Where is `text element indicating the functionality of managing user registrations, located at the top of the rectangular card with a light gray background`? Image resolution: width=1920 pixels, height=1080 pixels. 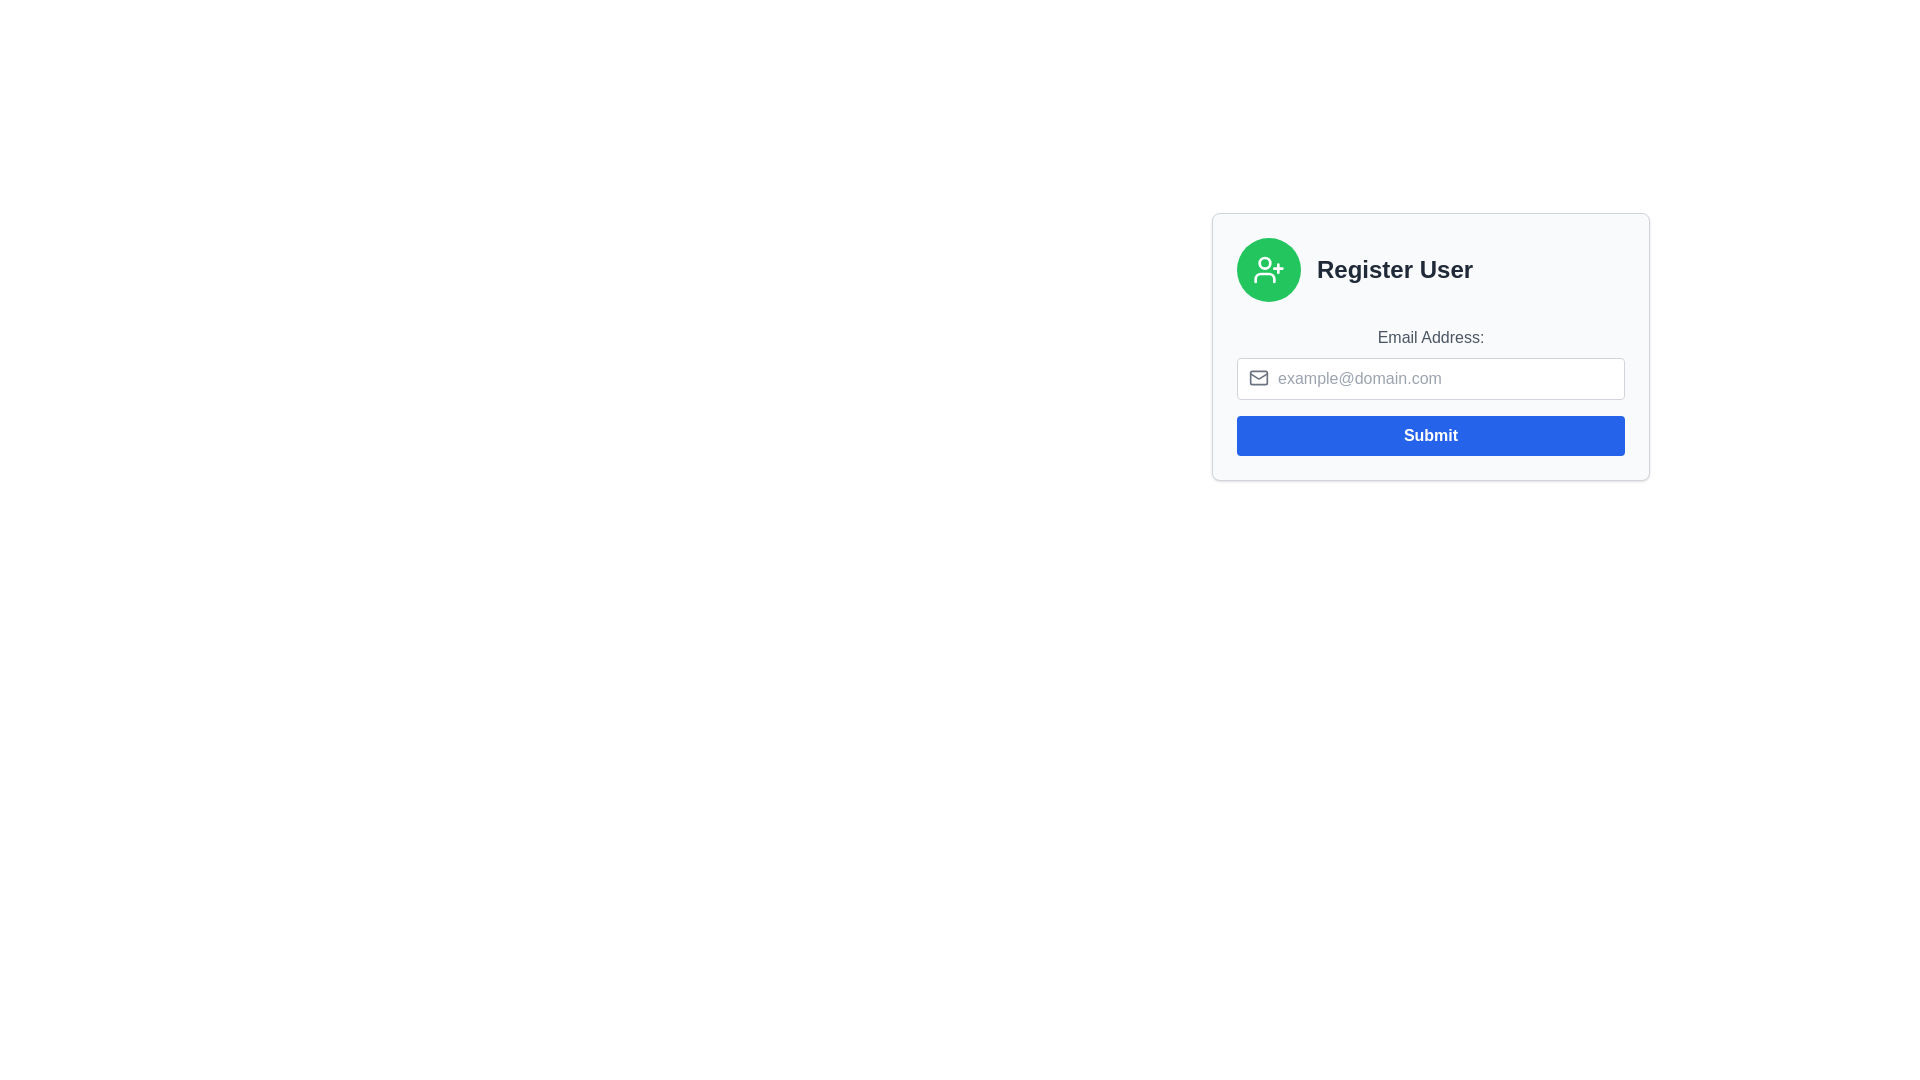
text element indicating the functionality of managing user registrations, located at the top of the rectangular card with a light gray background is located at coordinates (1429, 270).